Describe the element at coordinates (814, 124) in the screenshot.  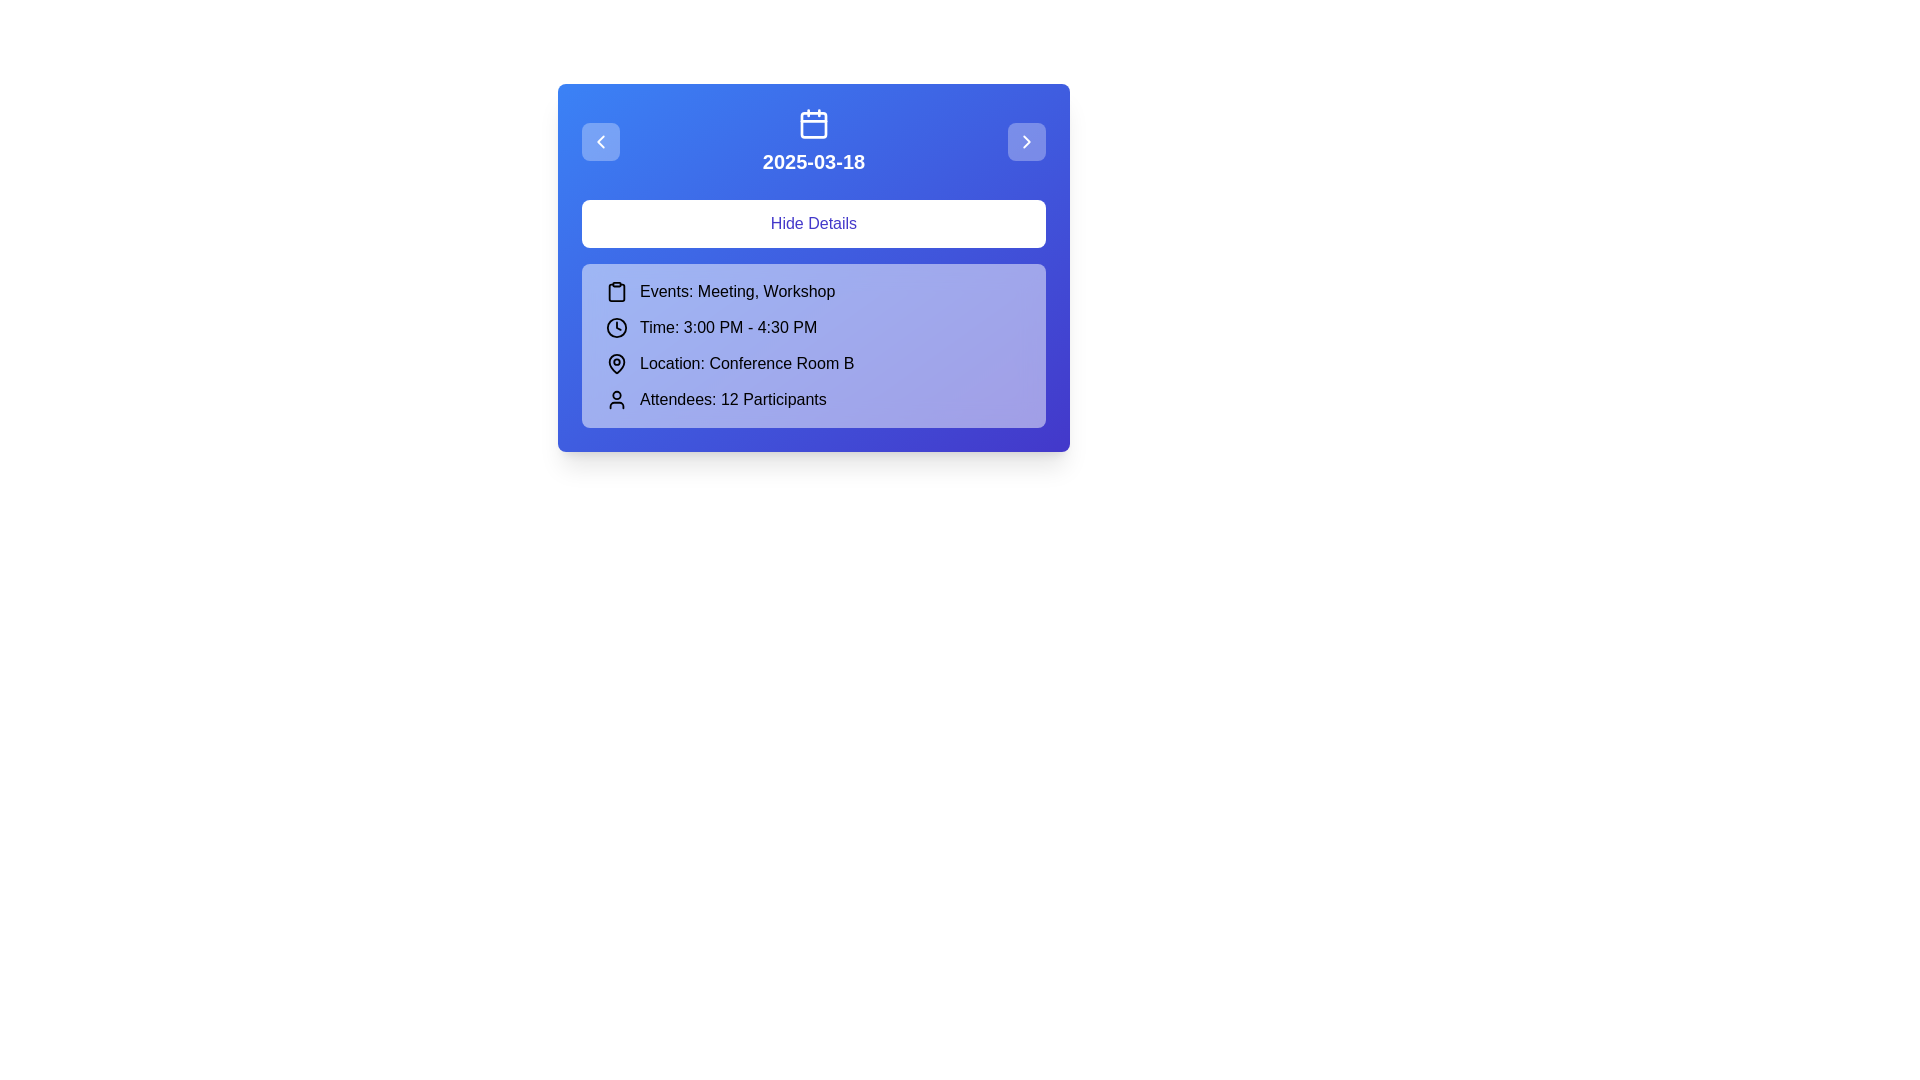
I see `the blue rounded rectangle icon component within the calendar icon, located at the top of the interface, above the date text '2025-03-18'` at that location.